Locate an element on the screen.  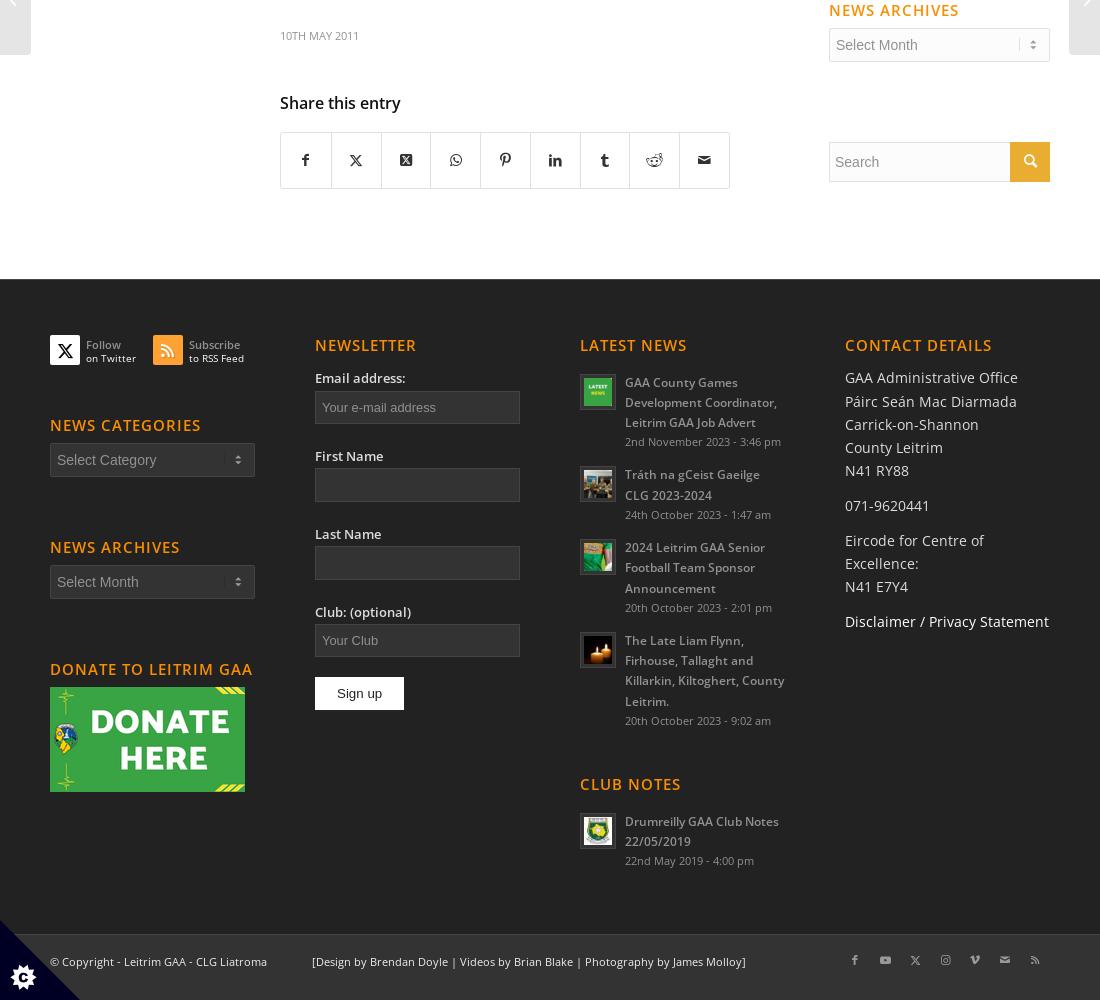
'Páirc Seán Mac Diarmada' is located at coordinates (931, 400).